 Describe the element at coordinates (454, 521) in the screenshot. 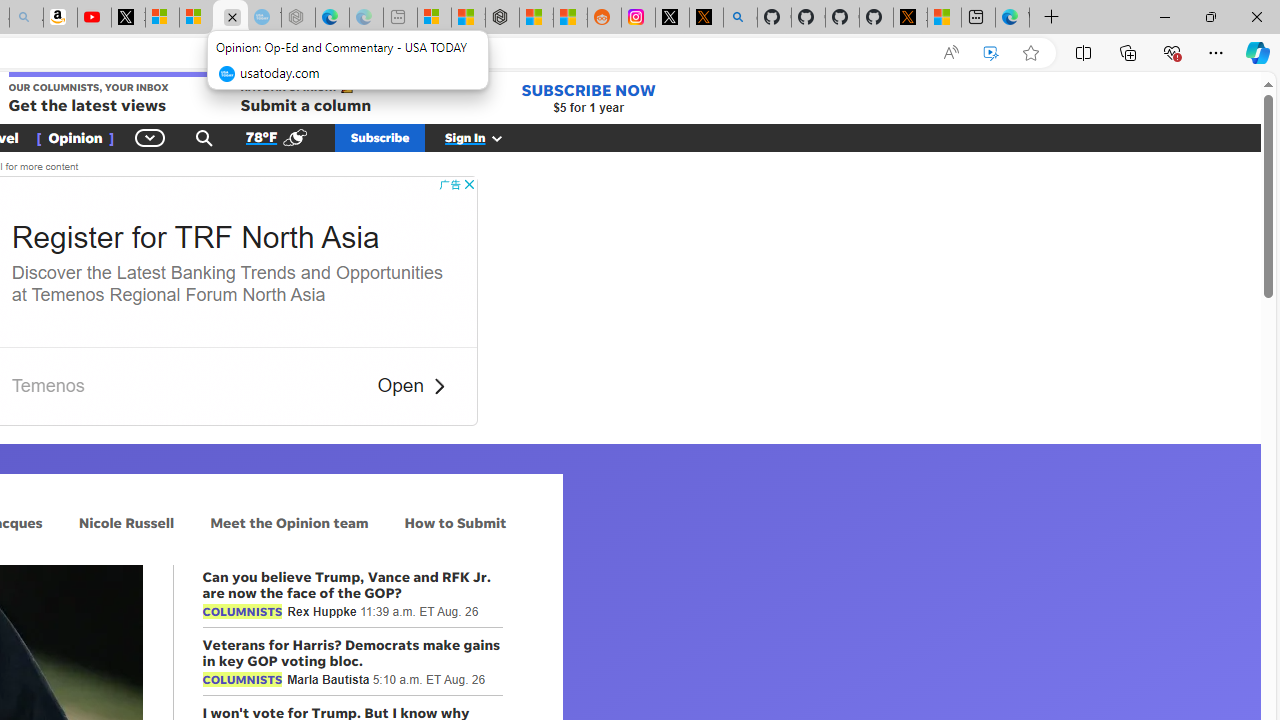

I see `'How to Submit'` at that location.